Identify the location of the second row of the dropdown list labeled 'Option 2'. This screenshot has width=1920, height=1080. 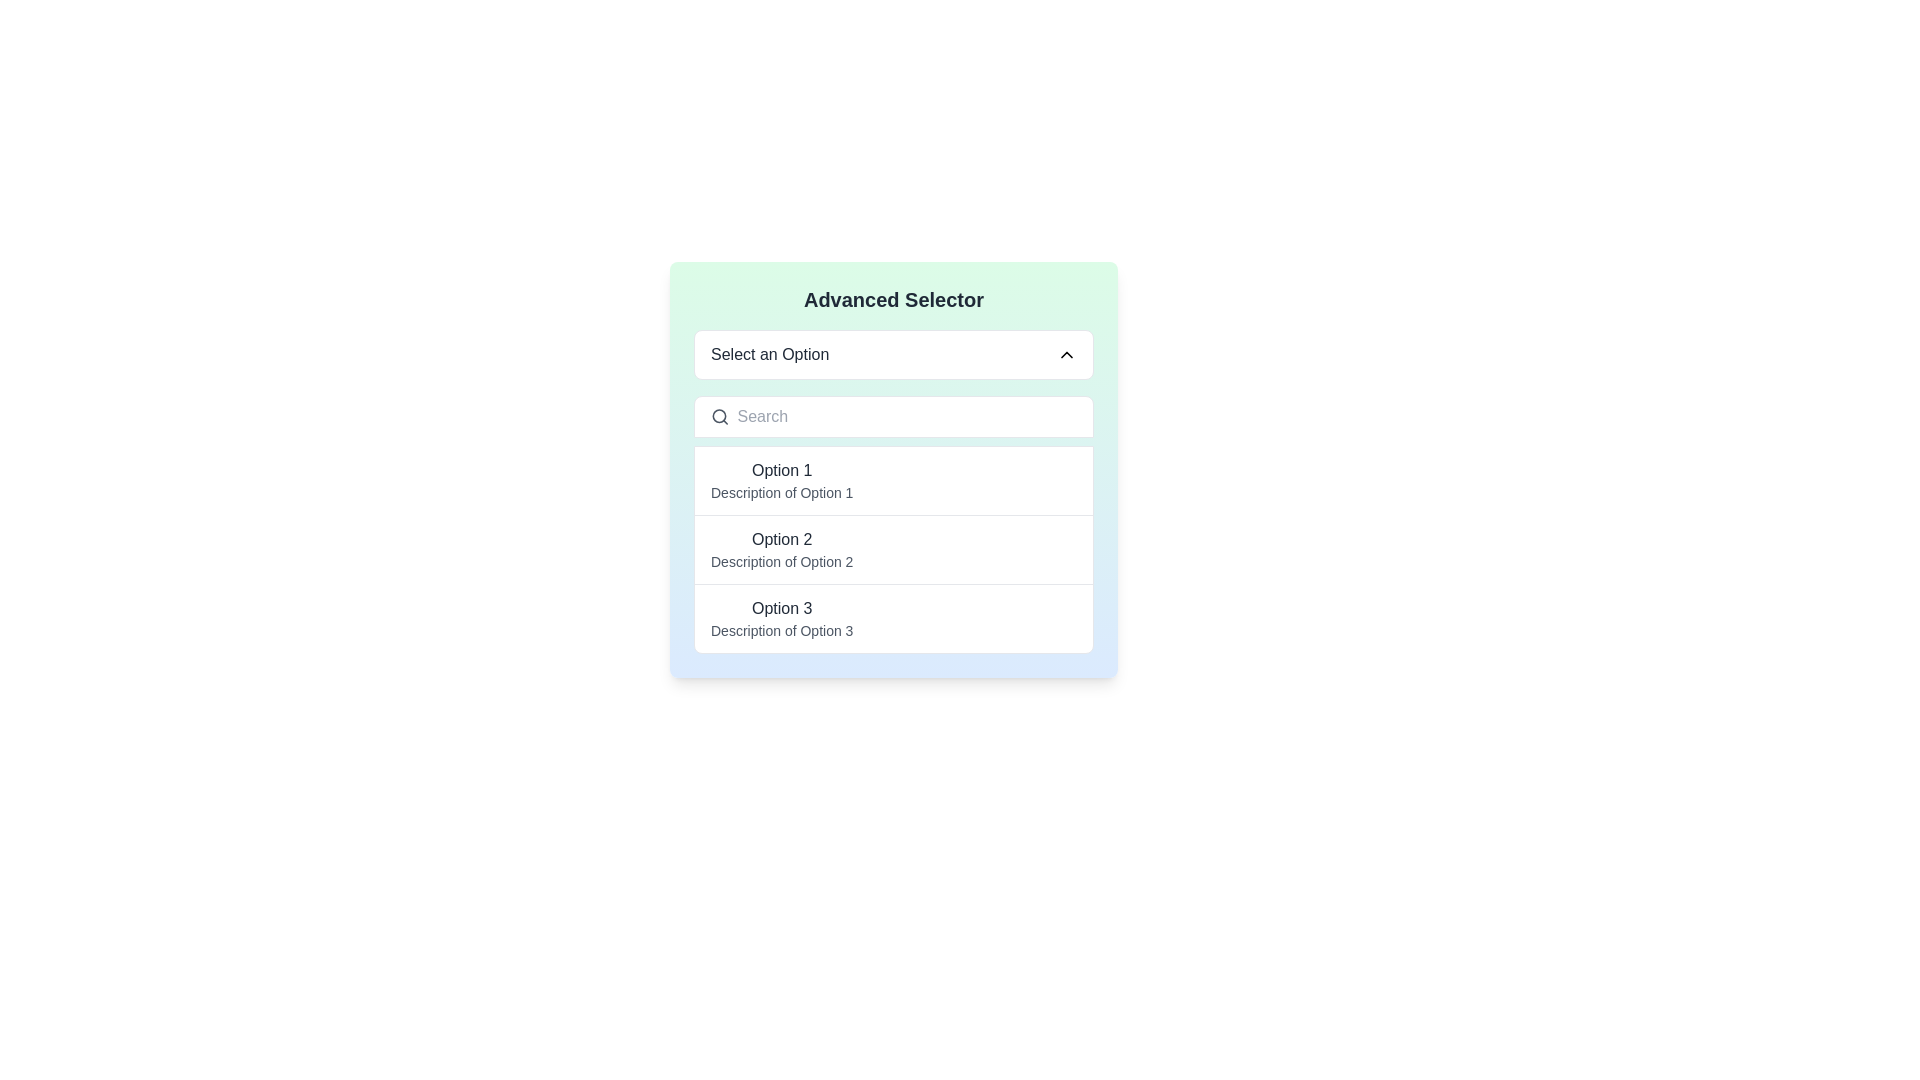
(892, 548).